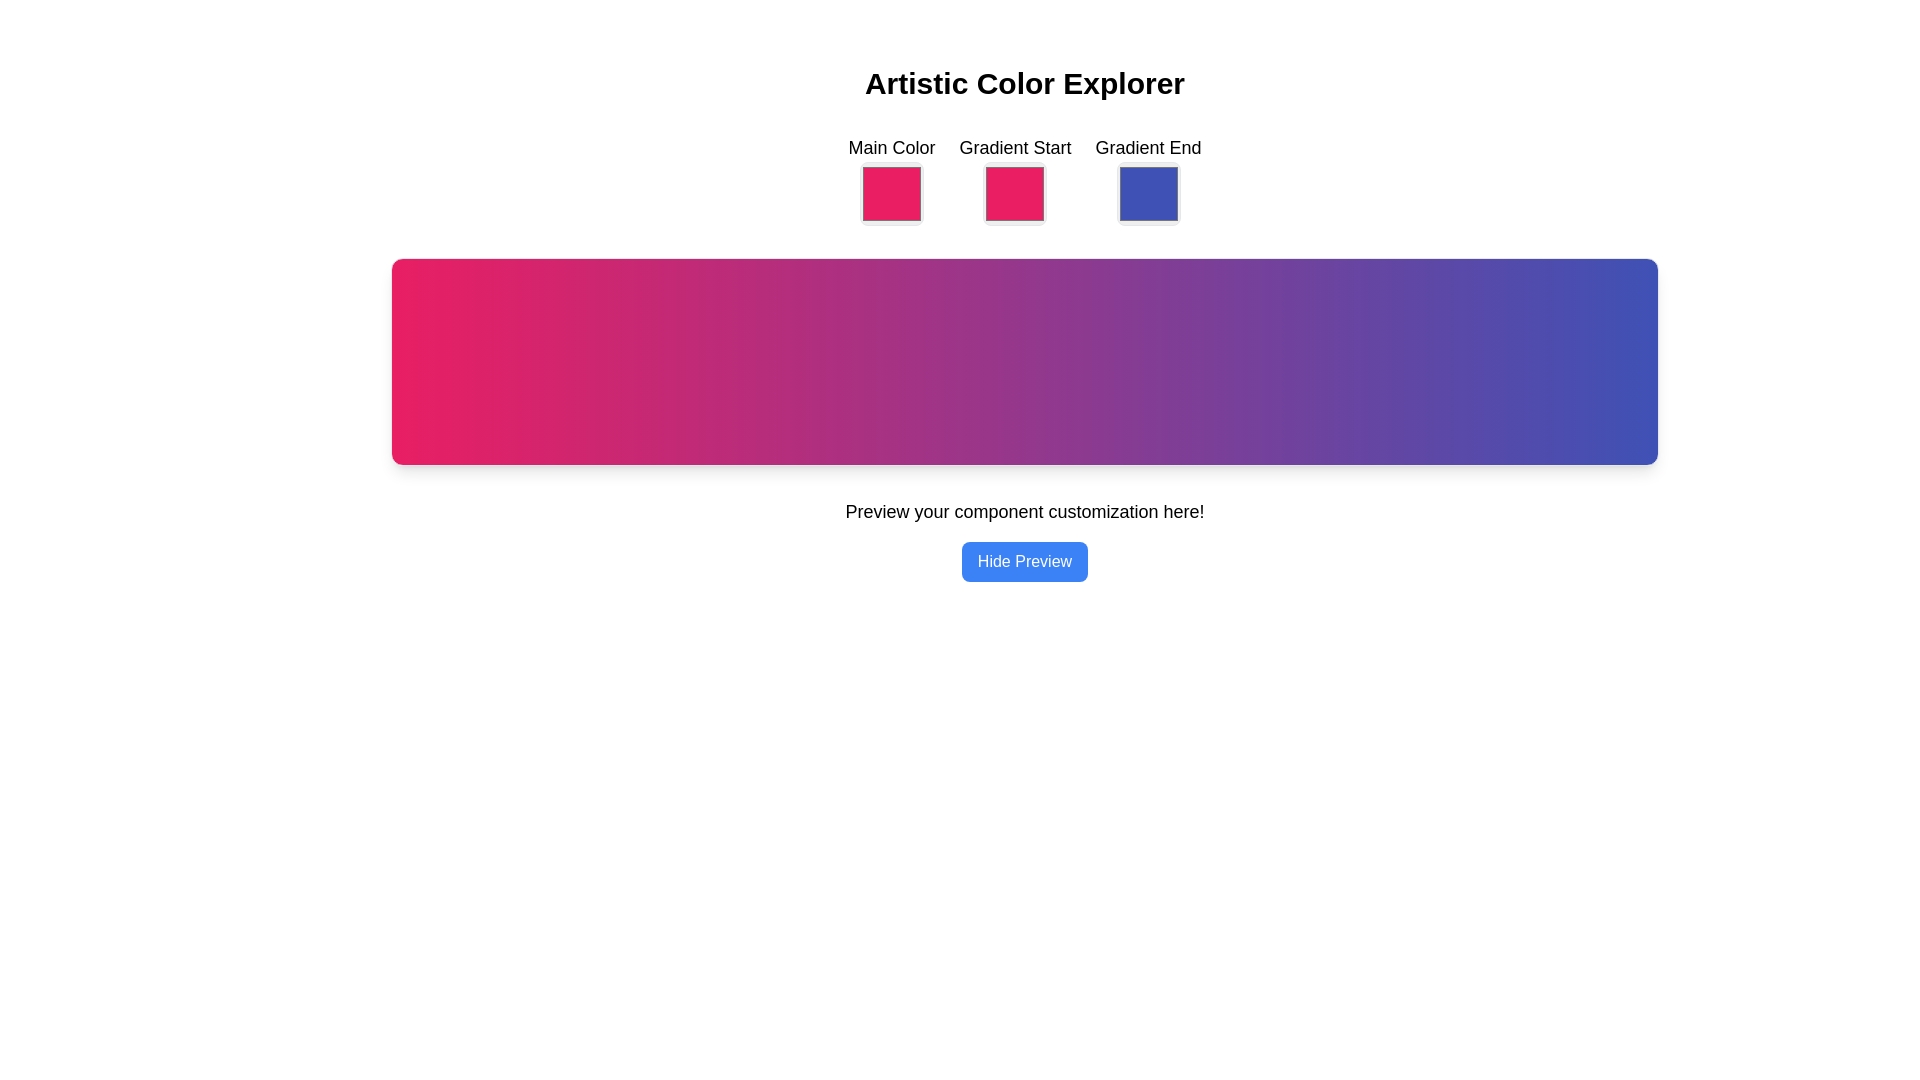  Describe the element at coordinates (1024, 83) in the screenshot. I see `the large, bold text label reading 'Artistic Color Explorer', which is prominently styled and located near the top of the interface above the color-related sections` at that location.